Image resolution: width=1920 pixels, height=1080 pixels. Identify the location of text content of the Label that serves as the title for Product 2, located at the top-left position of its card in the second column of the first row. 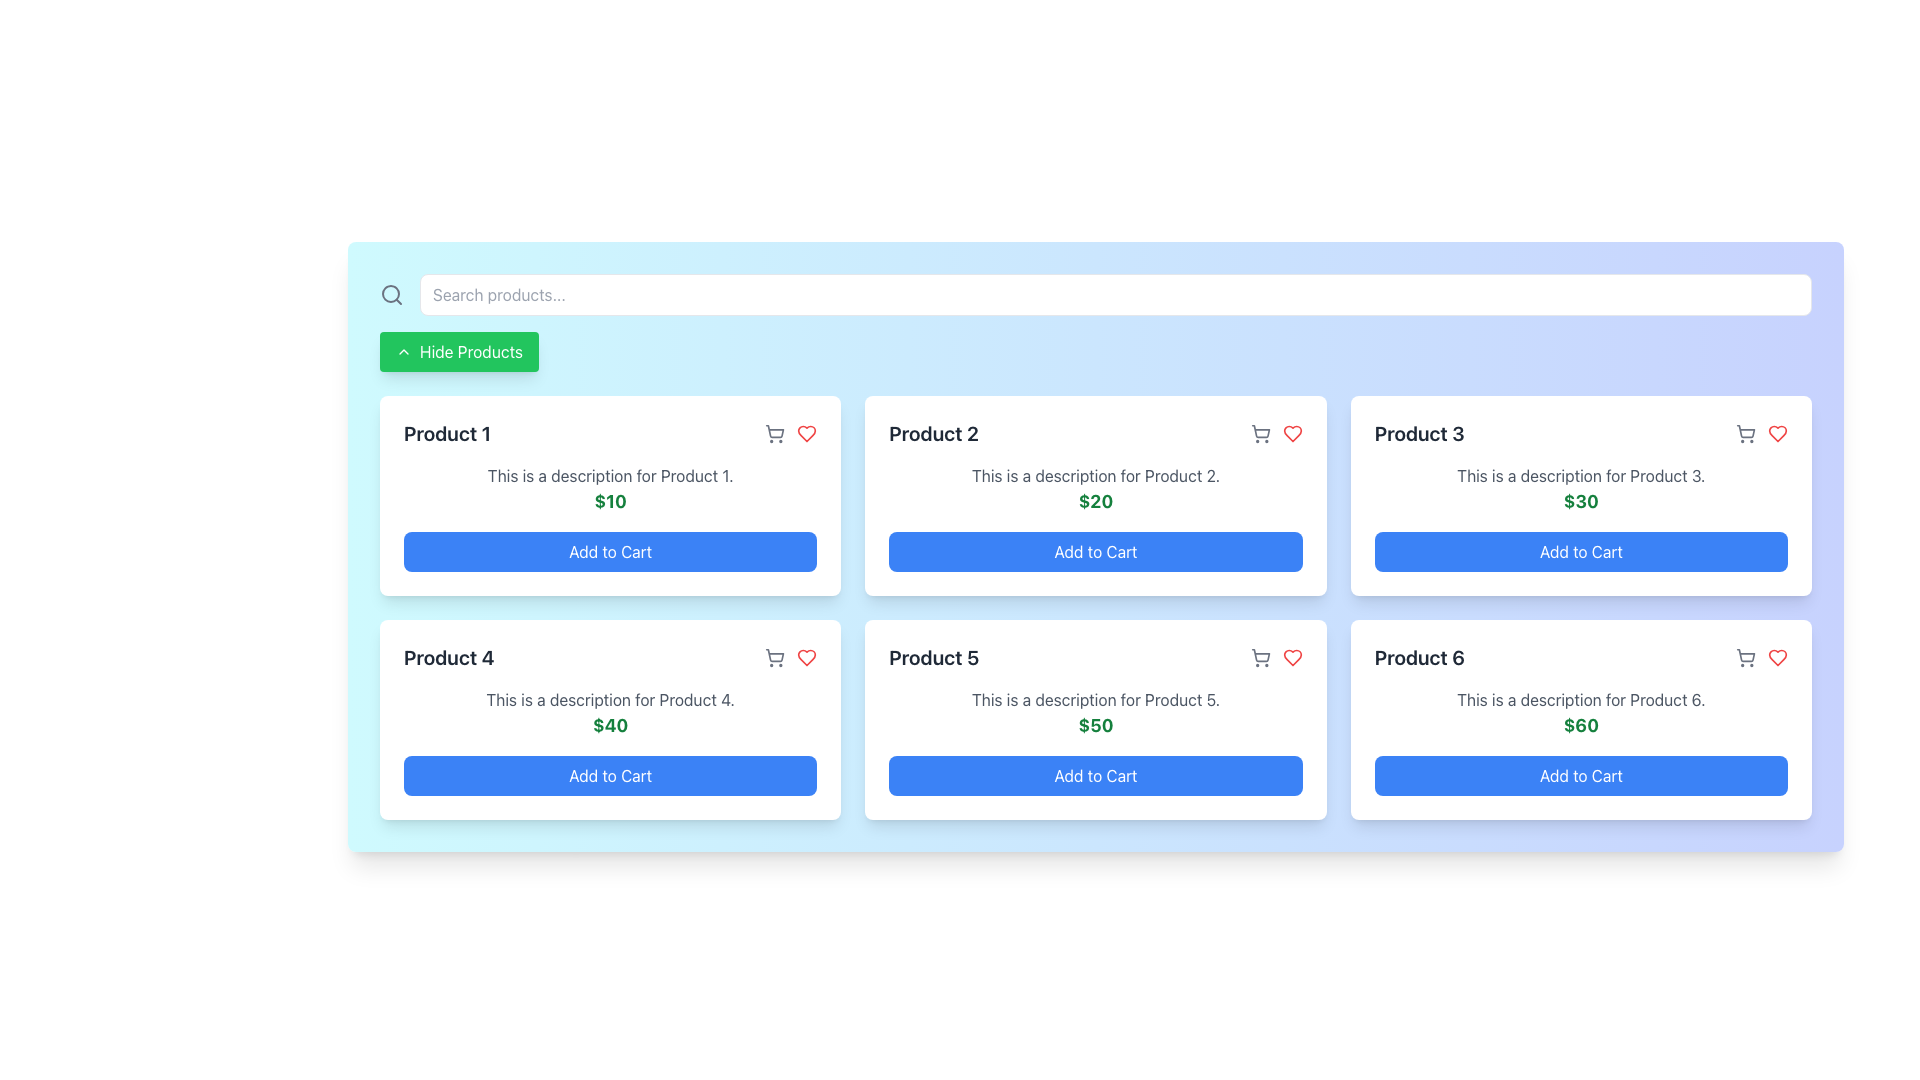
(933, 433).